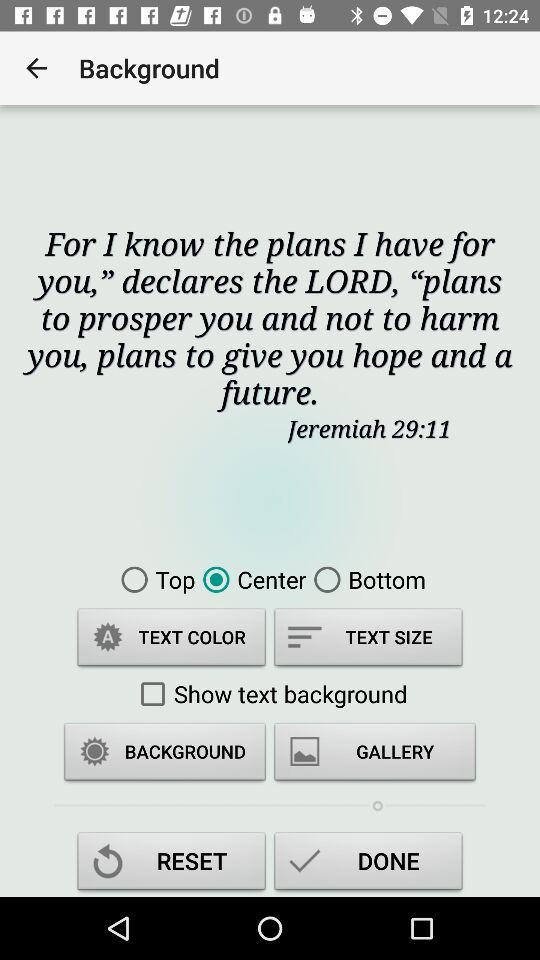 The image size is (540, 960). I want to click on the item to the right of center icon, so click(365, 579).